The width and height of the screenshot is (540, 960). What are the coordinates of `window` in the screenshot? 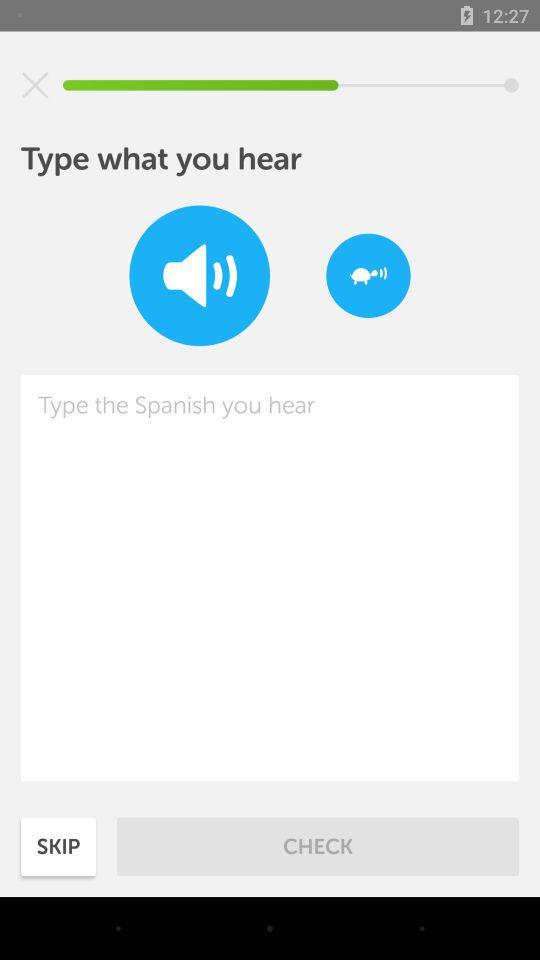 It's located at (35, 85).